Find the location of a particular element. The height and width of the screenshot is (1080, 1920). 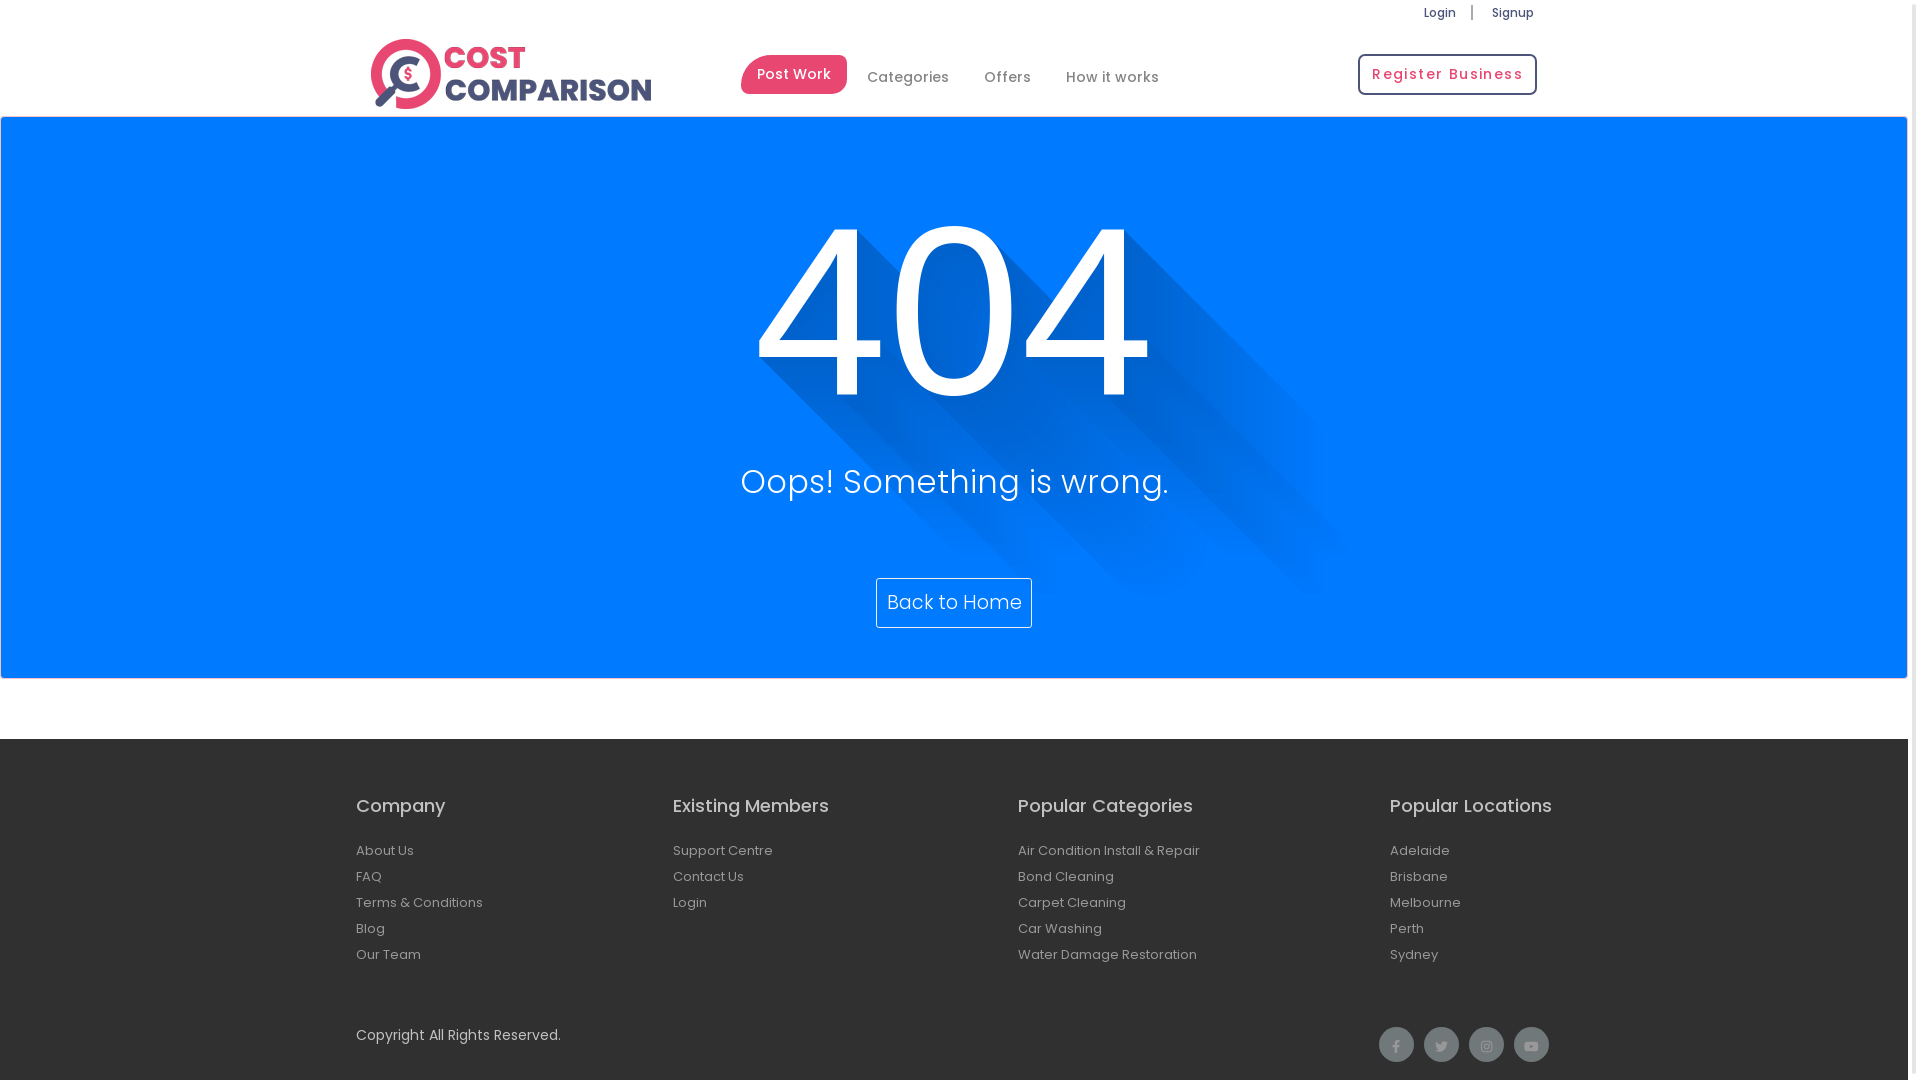

'Register Business' is located at coordinates (1447, 73).